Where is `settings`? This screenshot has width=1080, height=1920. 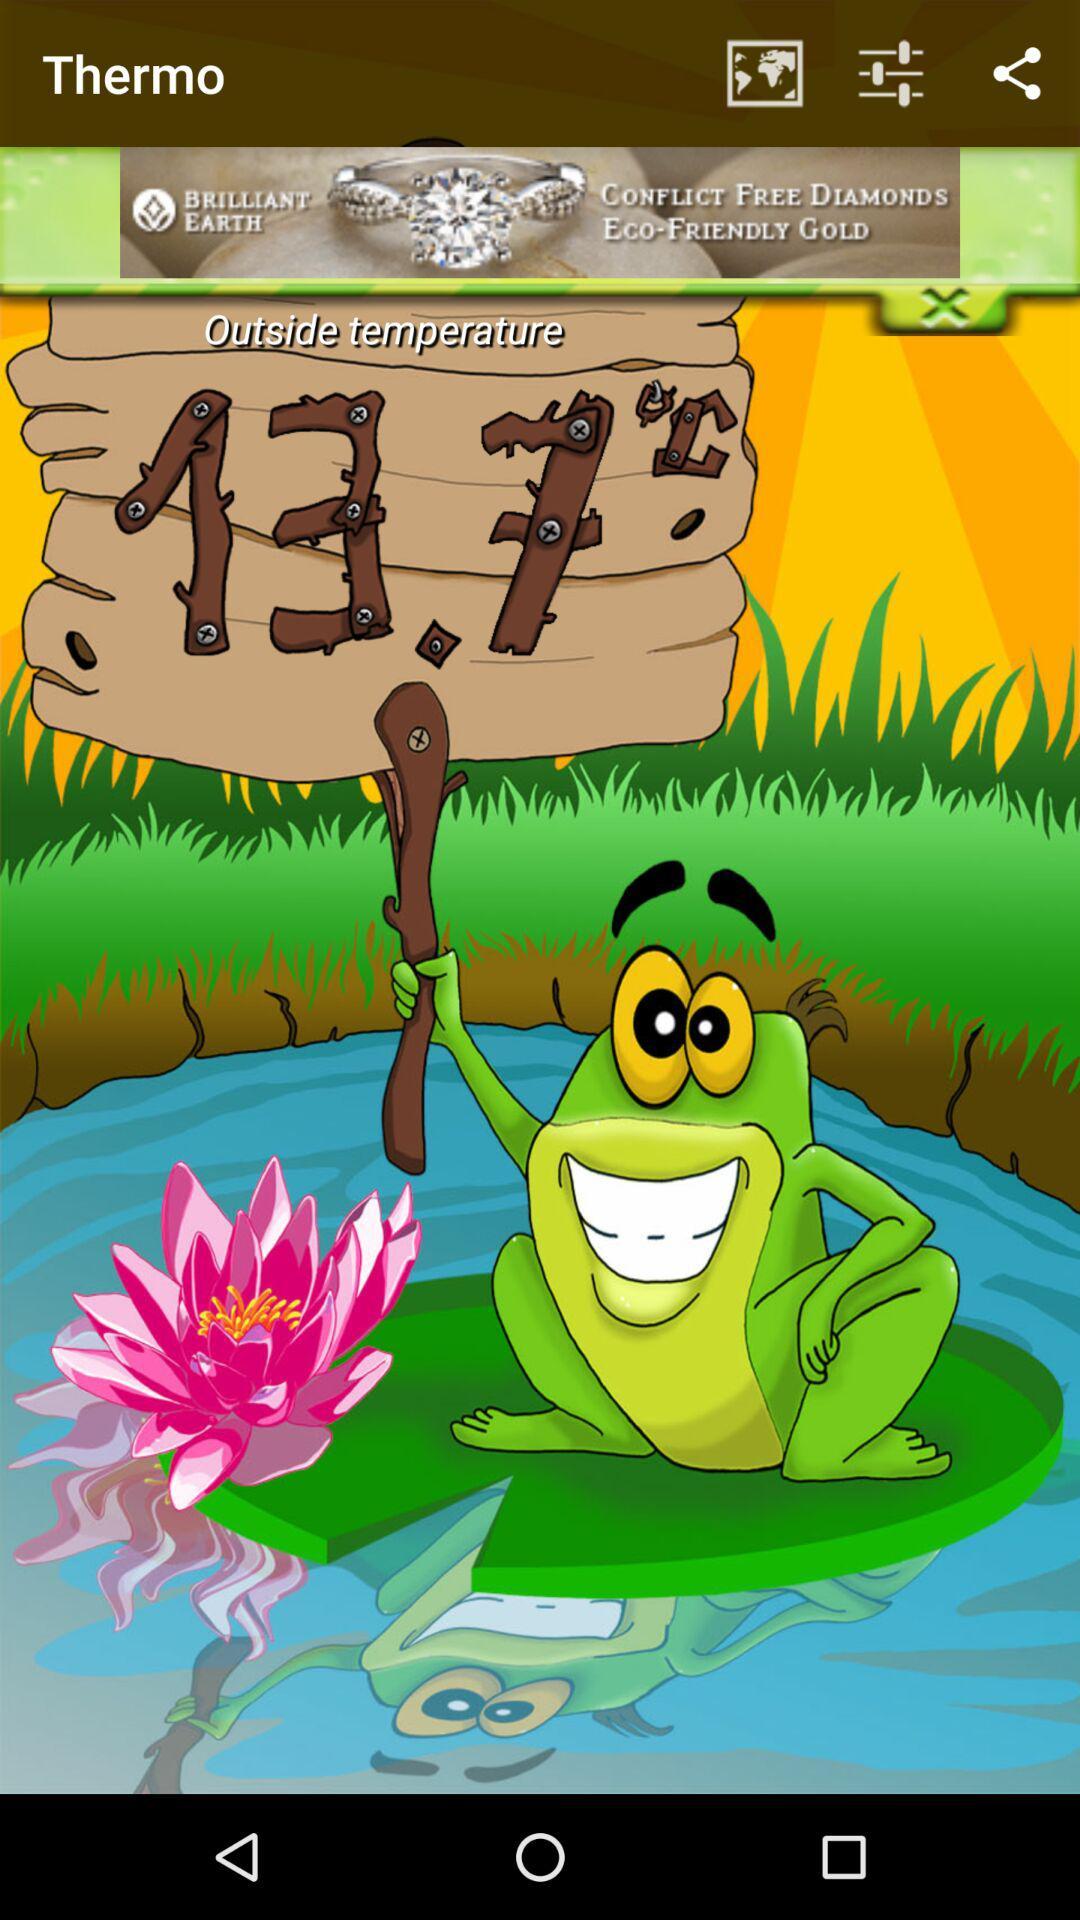
settings is located at coordinates (540, 65).